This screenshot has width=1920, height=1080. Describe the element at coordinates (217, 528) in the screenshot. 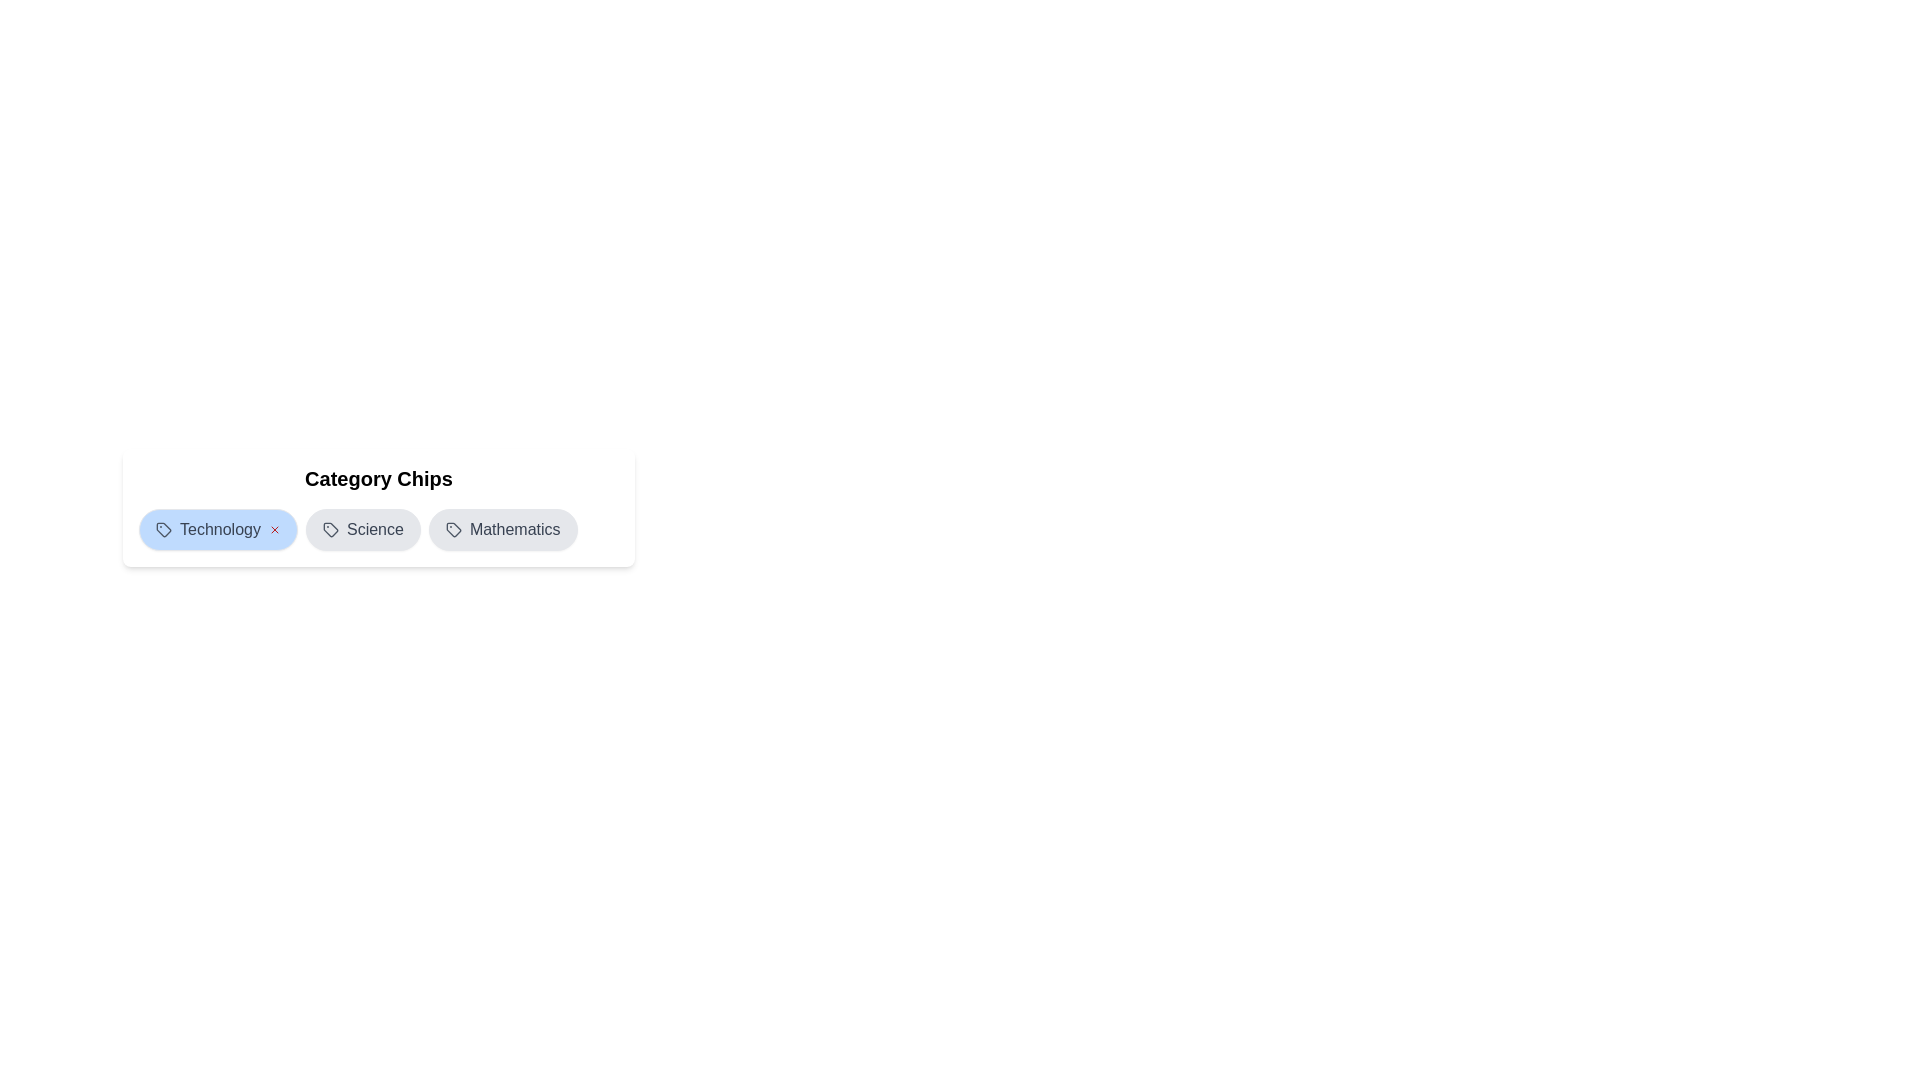

I see `the chip labeled Technology to toggle its selection state` at that location.